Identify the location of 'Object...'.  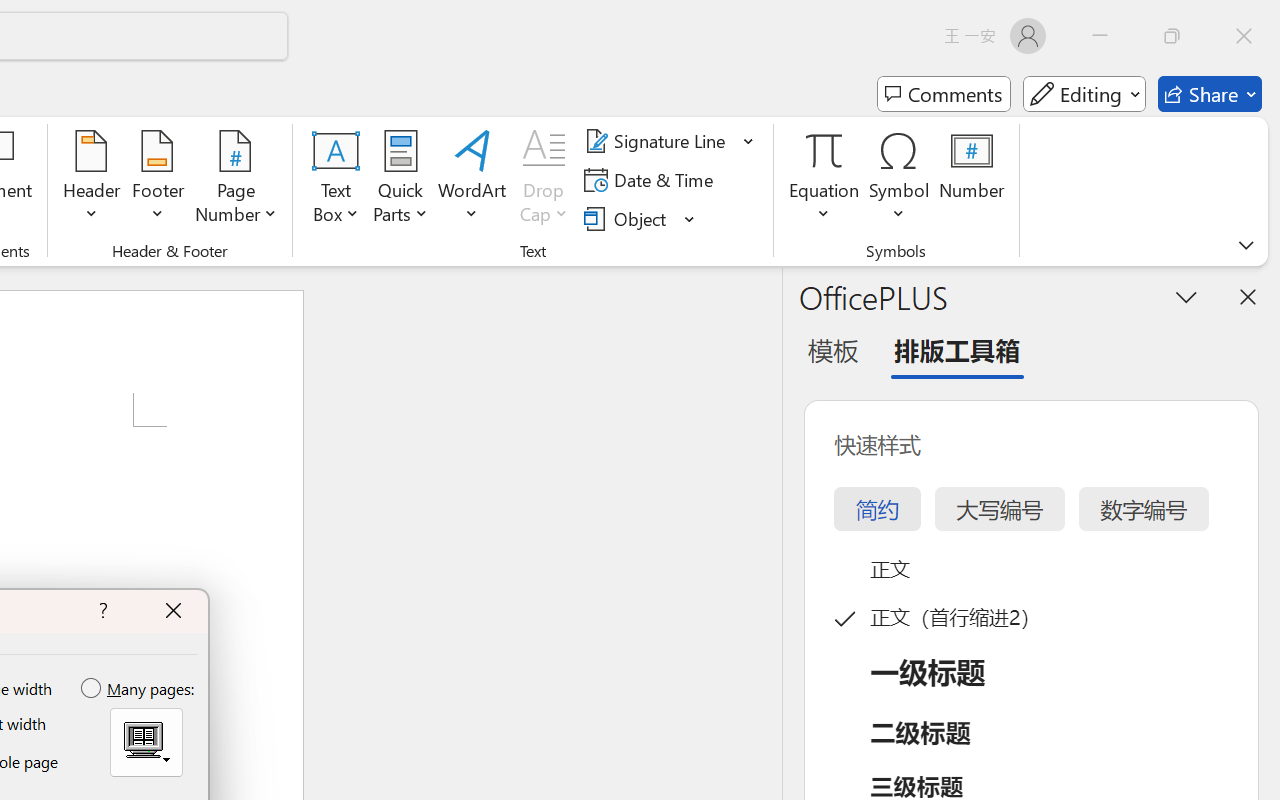
(627, 218).